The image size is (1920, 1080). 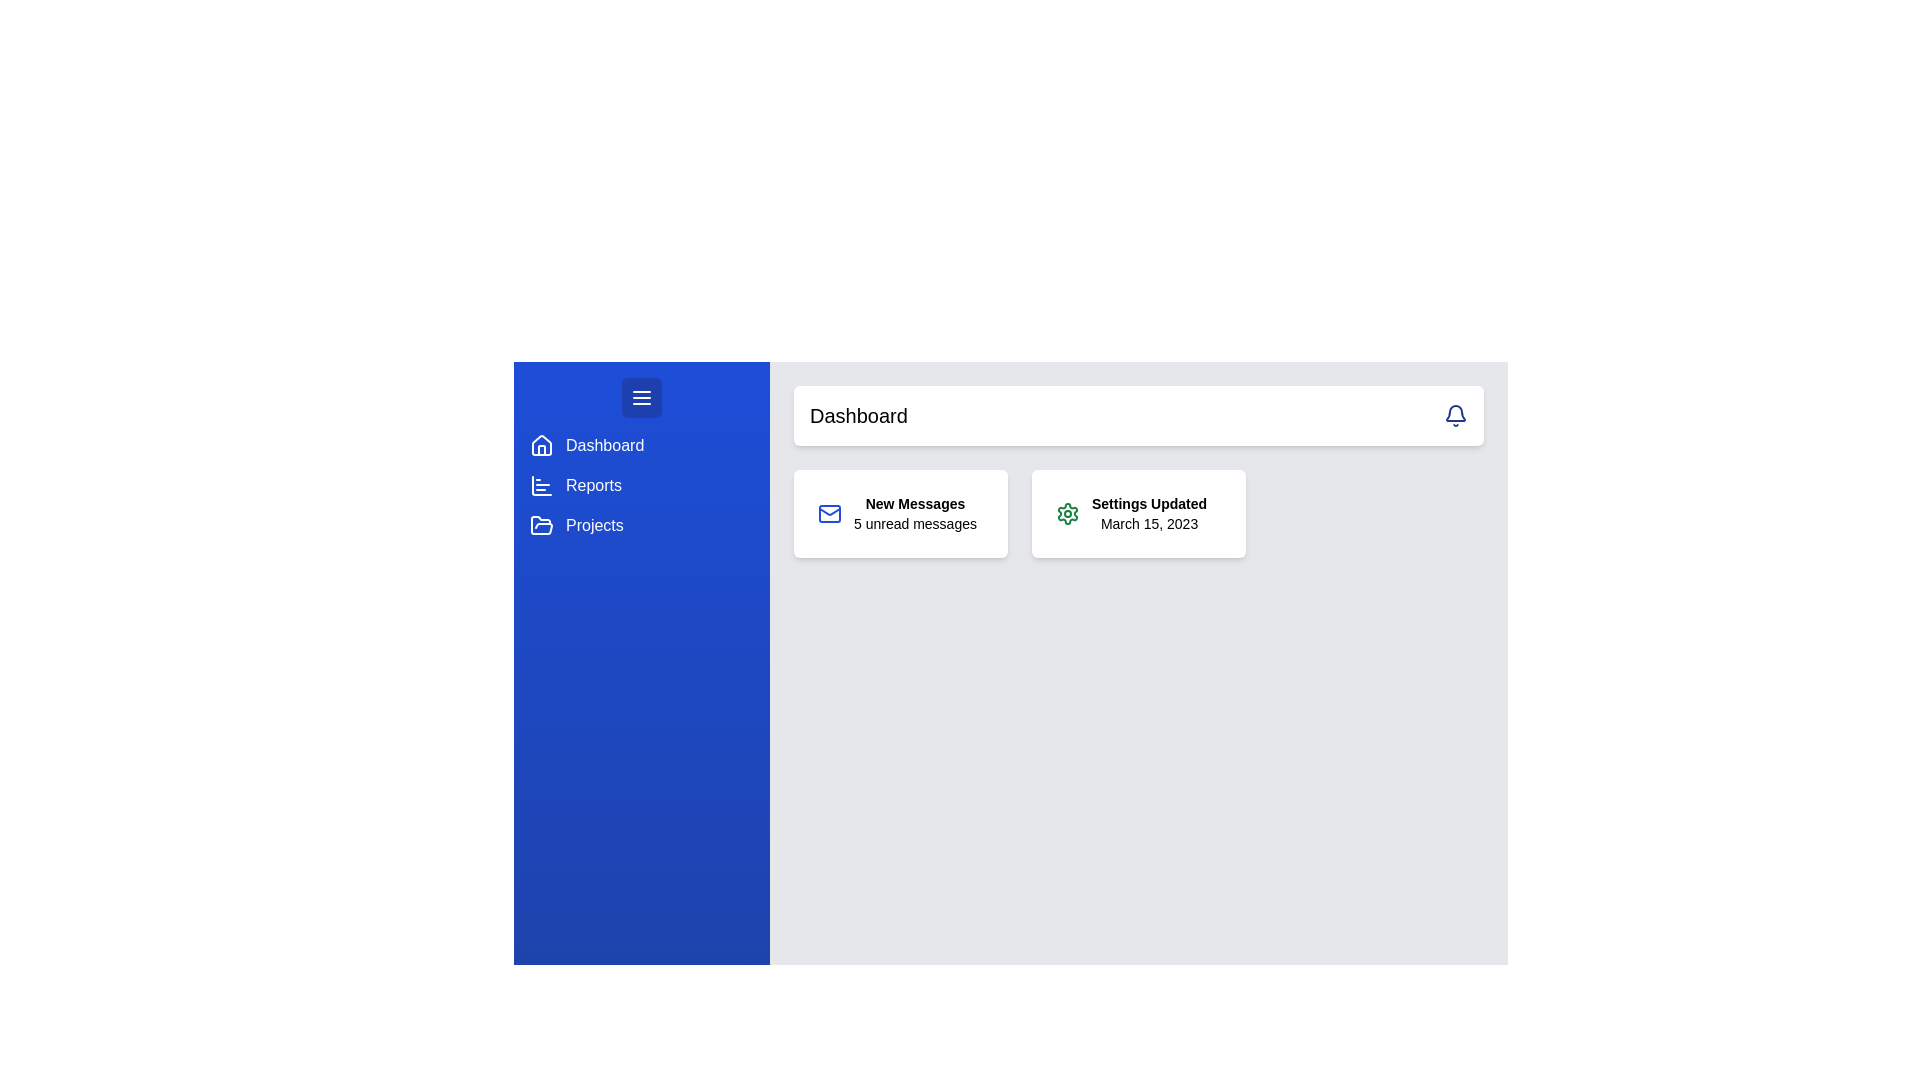 I want to click on the 'Projects' text label in the vertical navigation bar, so click(x=593, y=524).